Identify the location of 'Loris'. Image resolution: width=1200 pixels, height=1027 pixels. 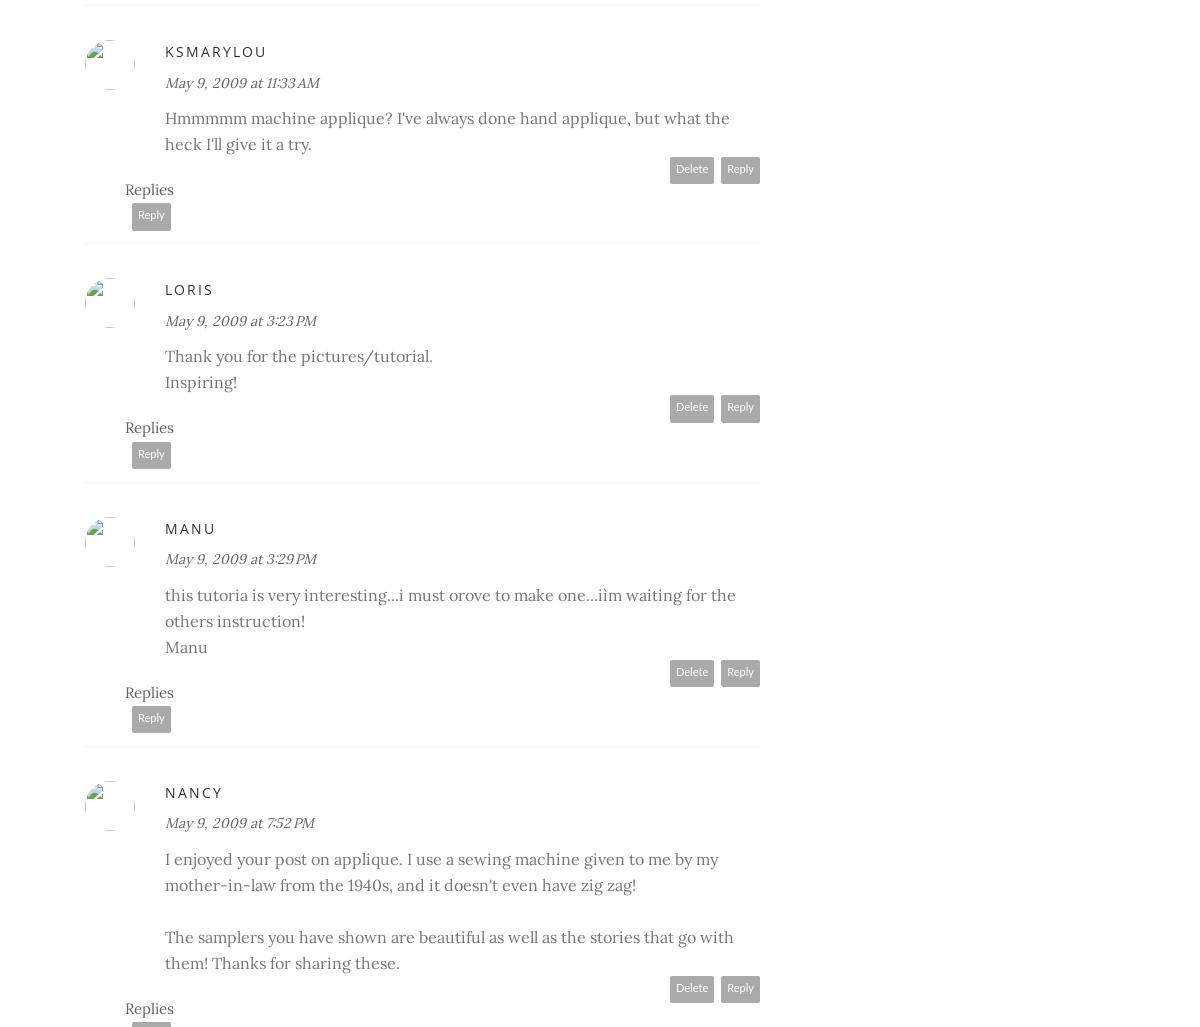
(164, 288).